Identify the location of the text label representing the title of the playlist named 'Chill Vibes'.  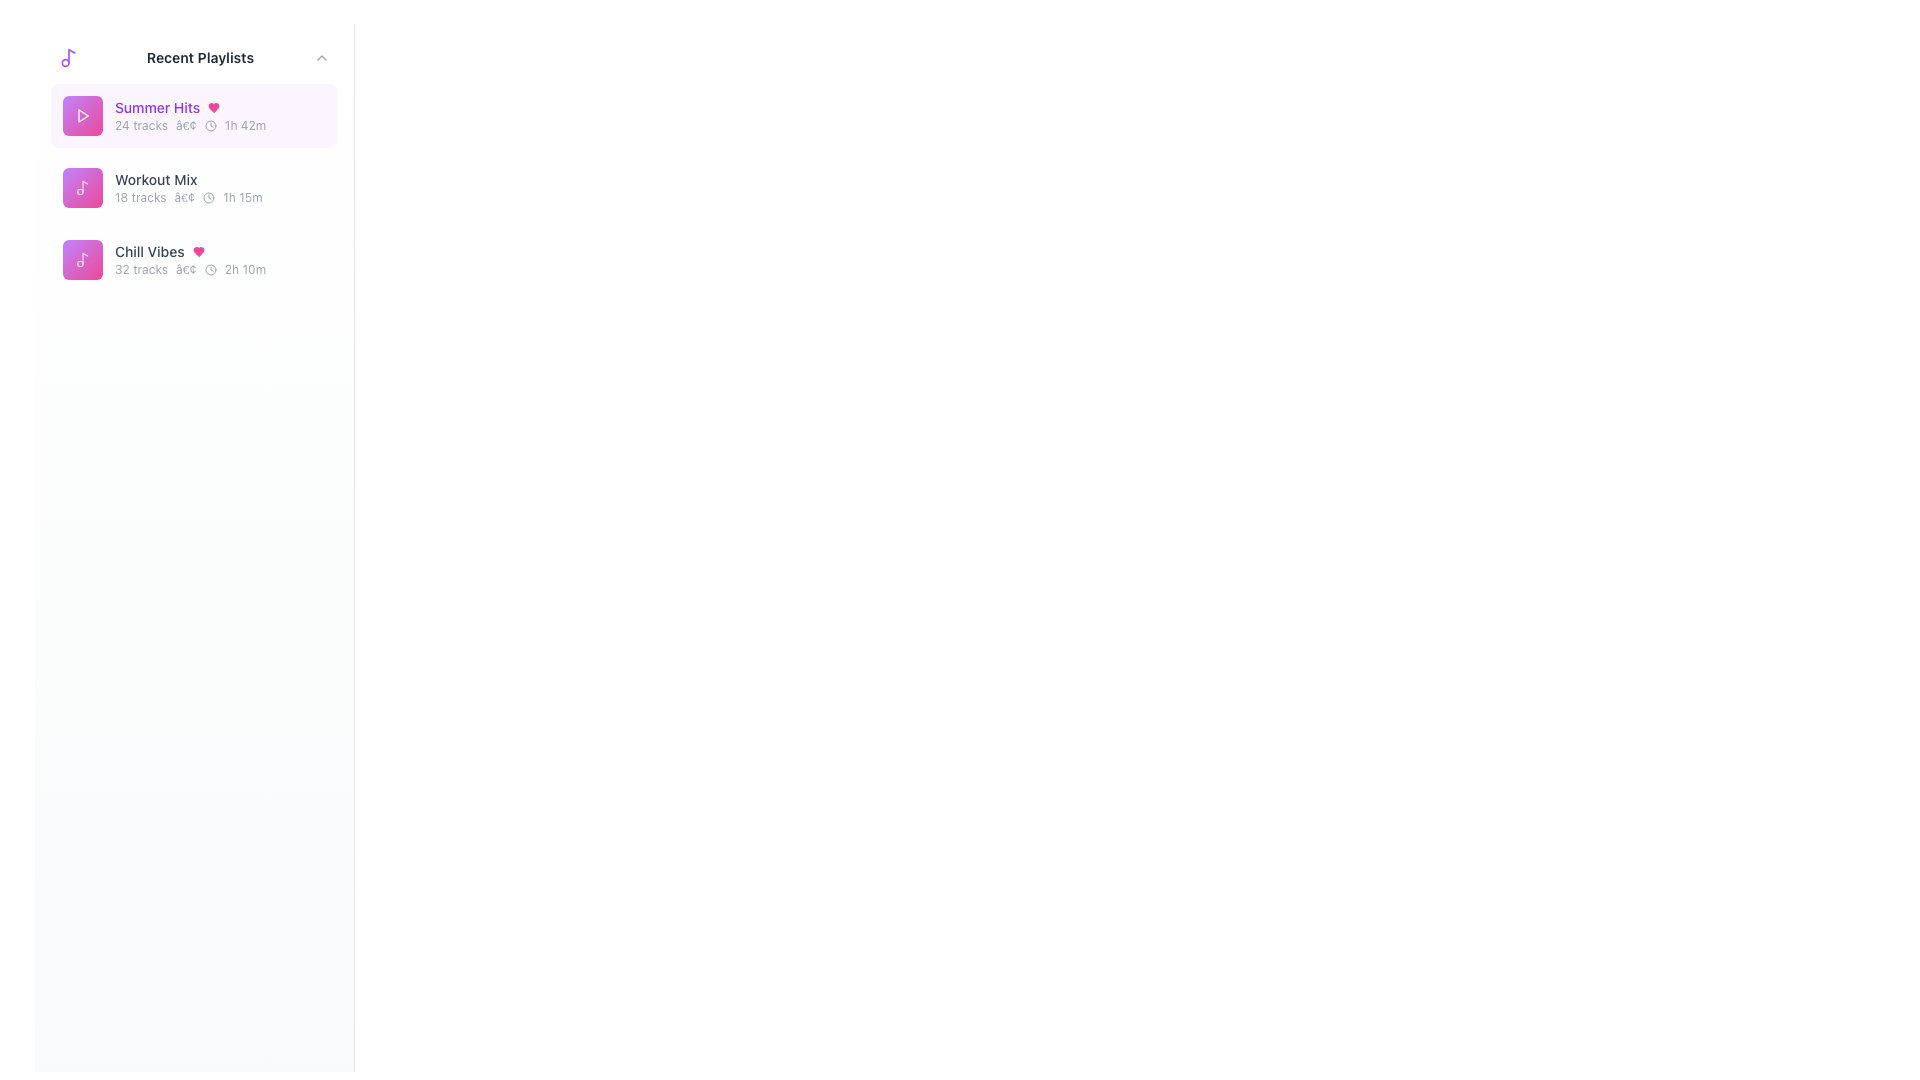
(148, 250).